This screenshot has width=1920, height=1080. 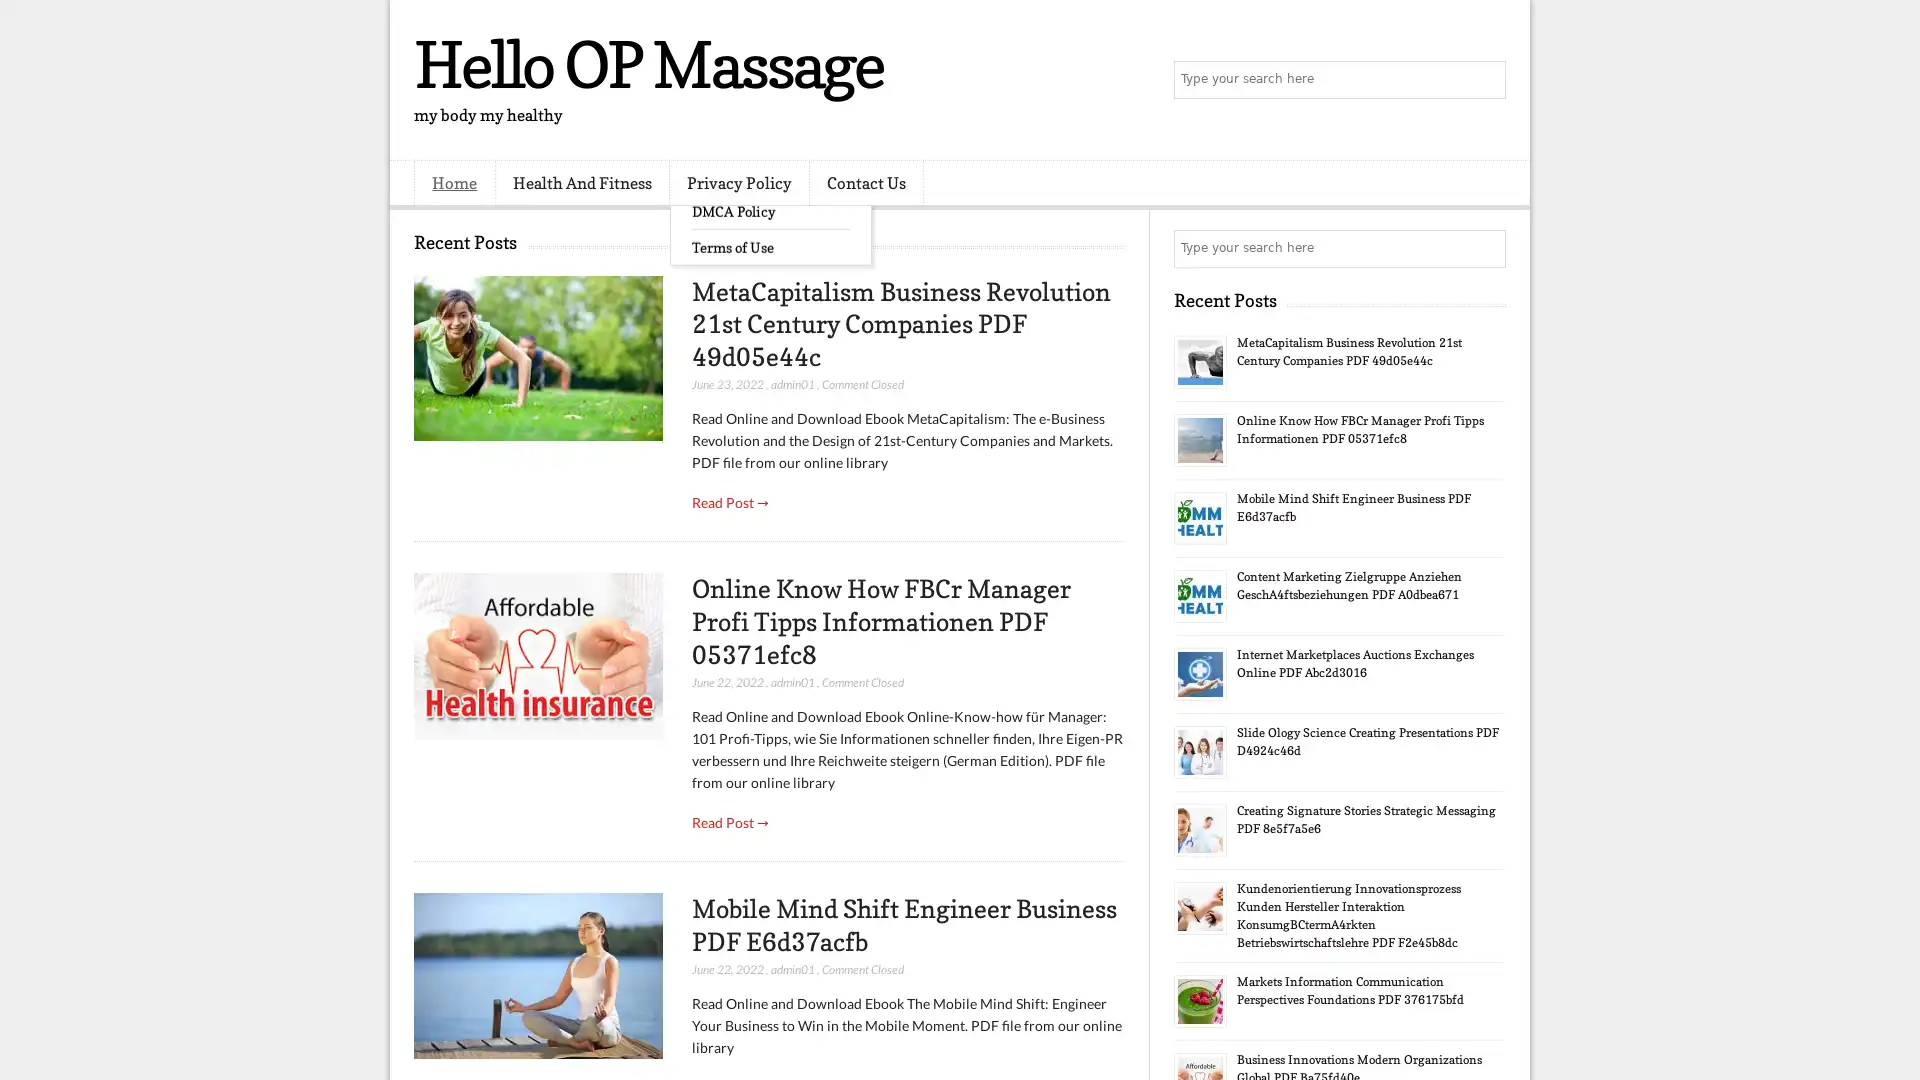 I want to click on Search, so click(x=1485, y=248).